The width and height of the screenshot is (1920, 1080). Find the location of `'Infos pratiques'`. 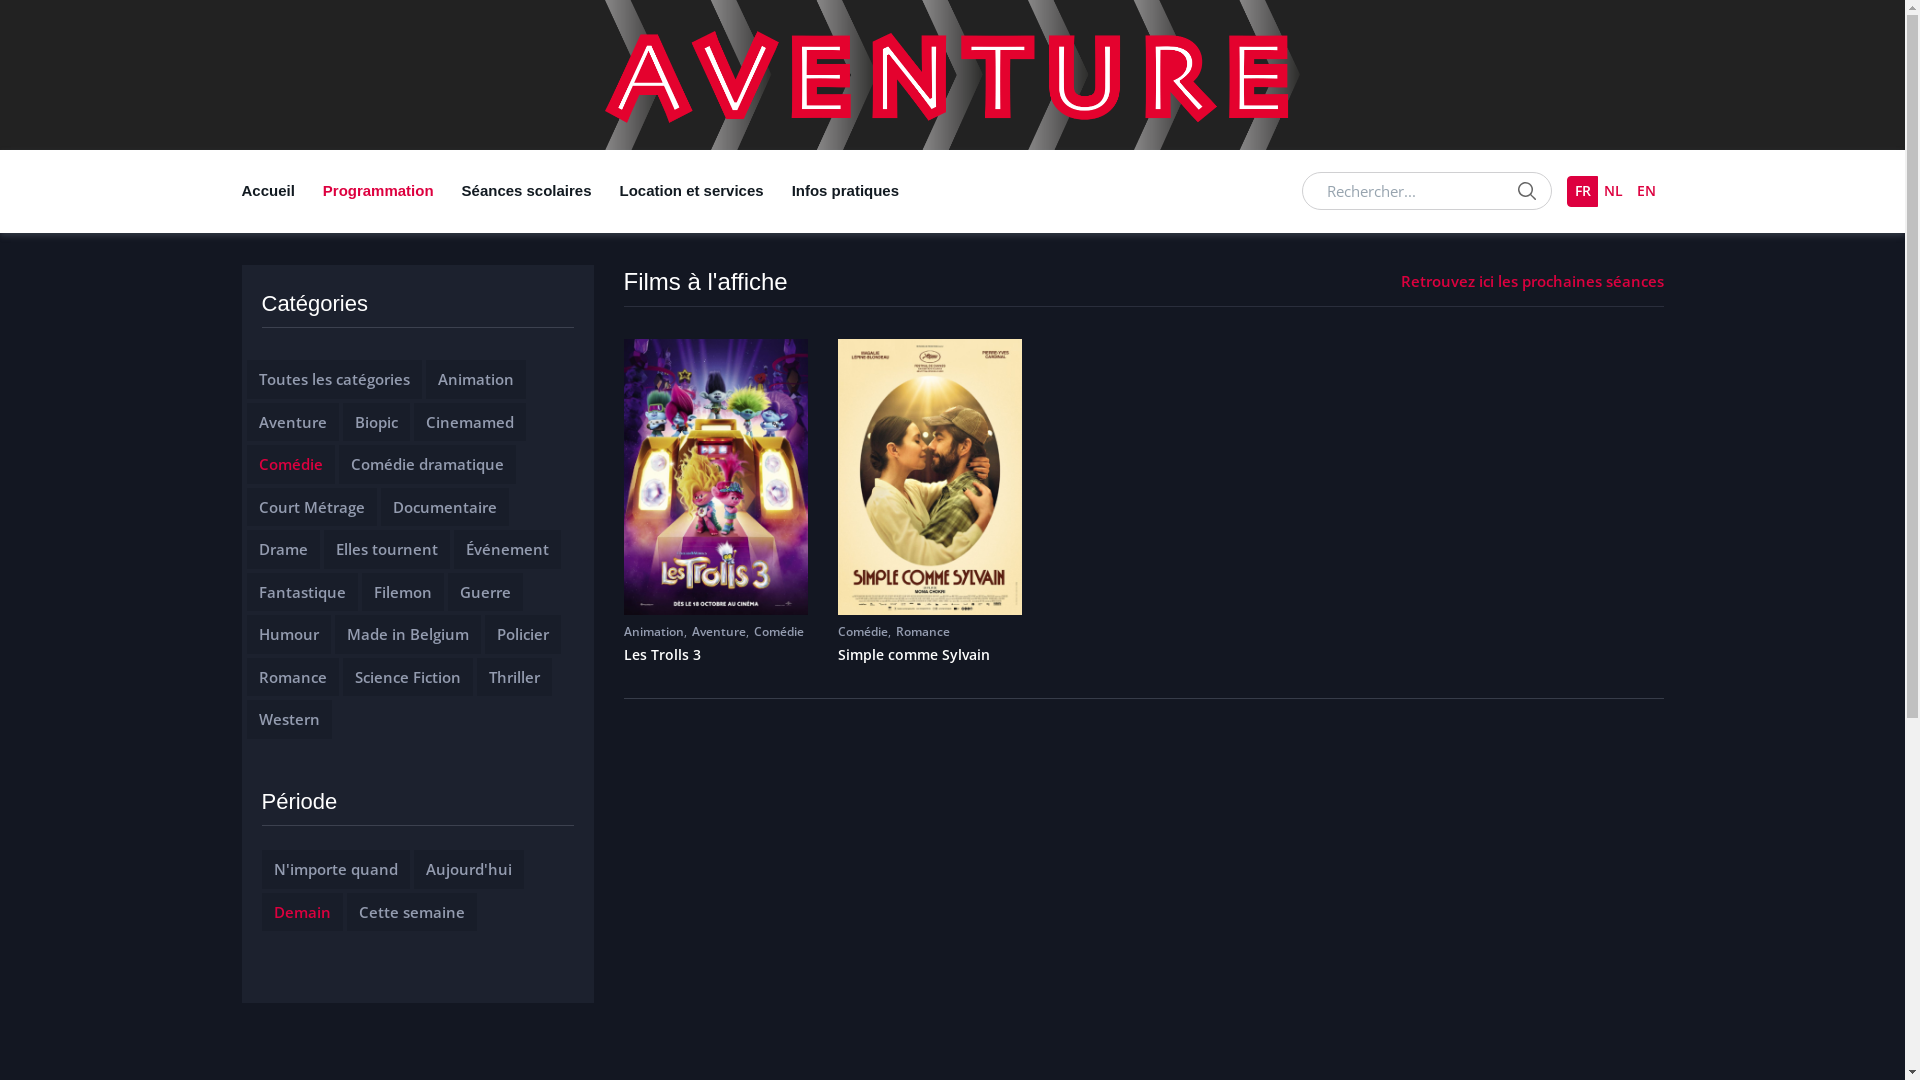

'Infos pratiques' is located at coordinates (776, 191).